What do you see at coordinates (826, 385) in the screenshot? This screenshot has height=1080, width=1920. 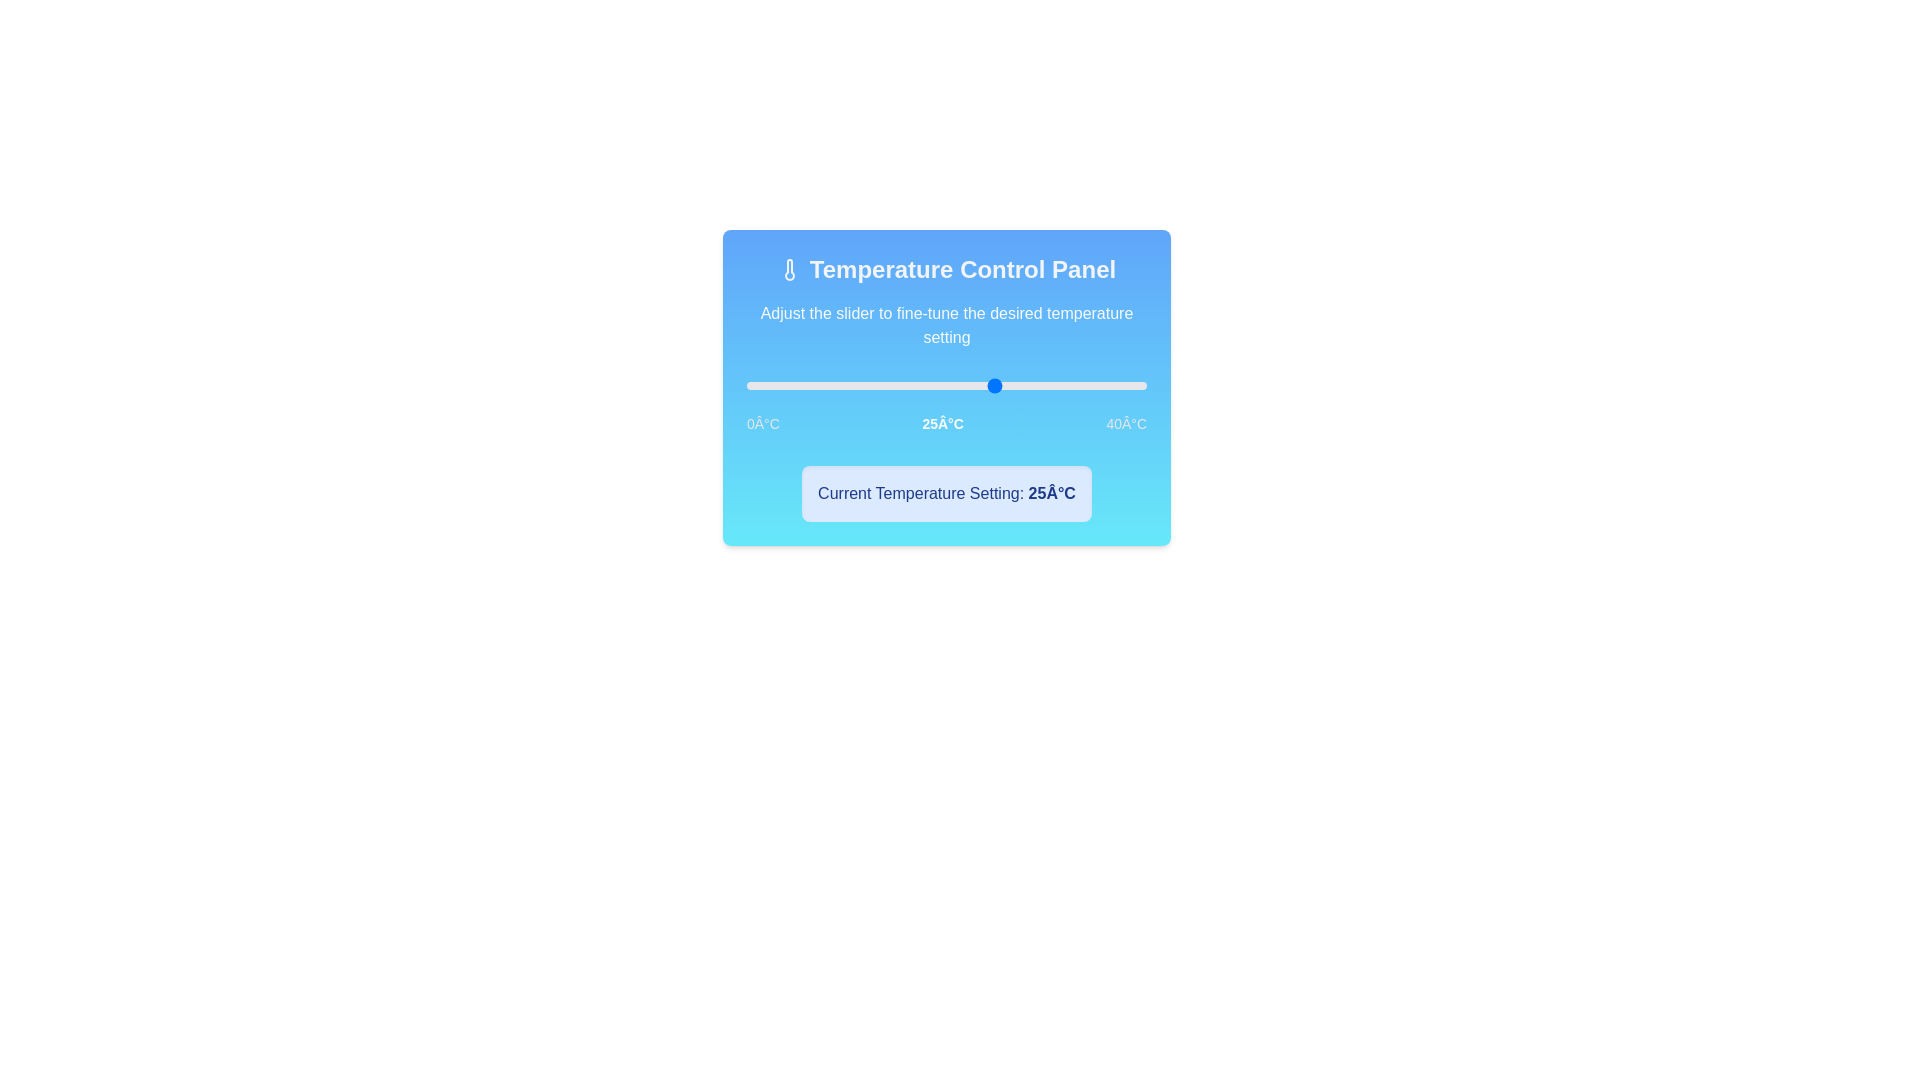 I see `the temperature to 8°C by clicking on the slider track` at bounding box center [826, 385].